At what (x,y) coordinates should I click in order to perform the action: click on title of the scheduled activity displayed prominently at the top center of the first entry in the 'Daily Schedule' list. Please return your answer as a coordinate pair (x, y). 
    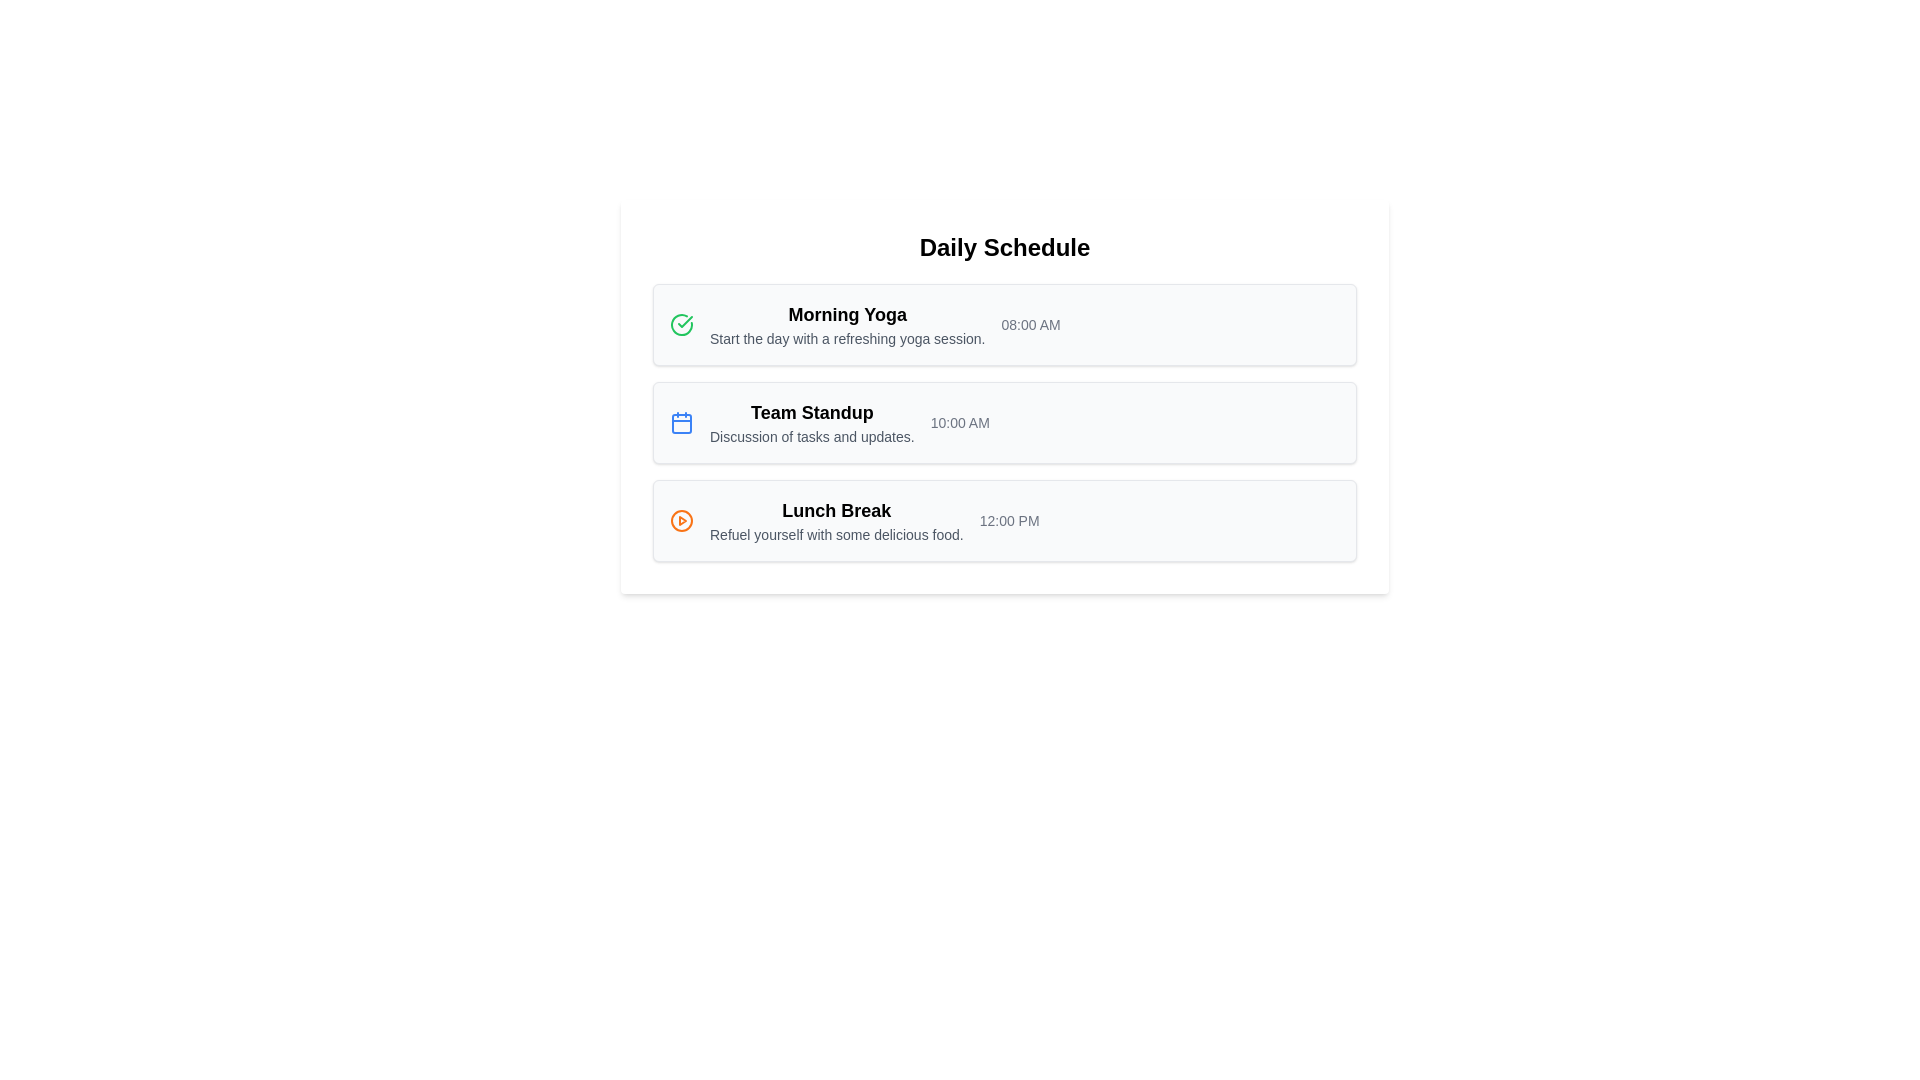
    Looking at the image, I should click on (847, 315).